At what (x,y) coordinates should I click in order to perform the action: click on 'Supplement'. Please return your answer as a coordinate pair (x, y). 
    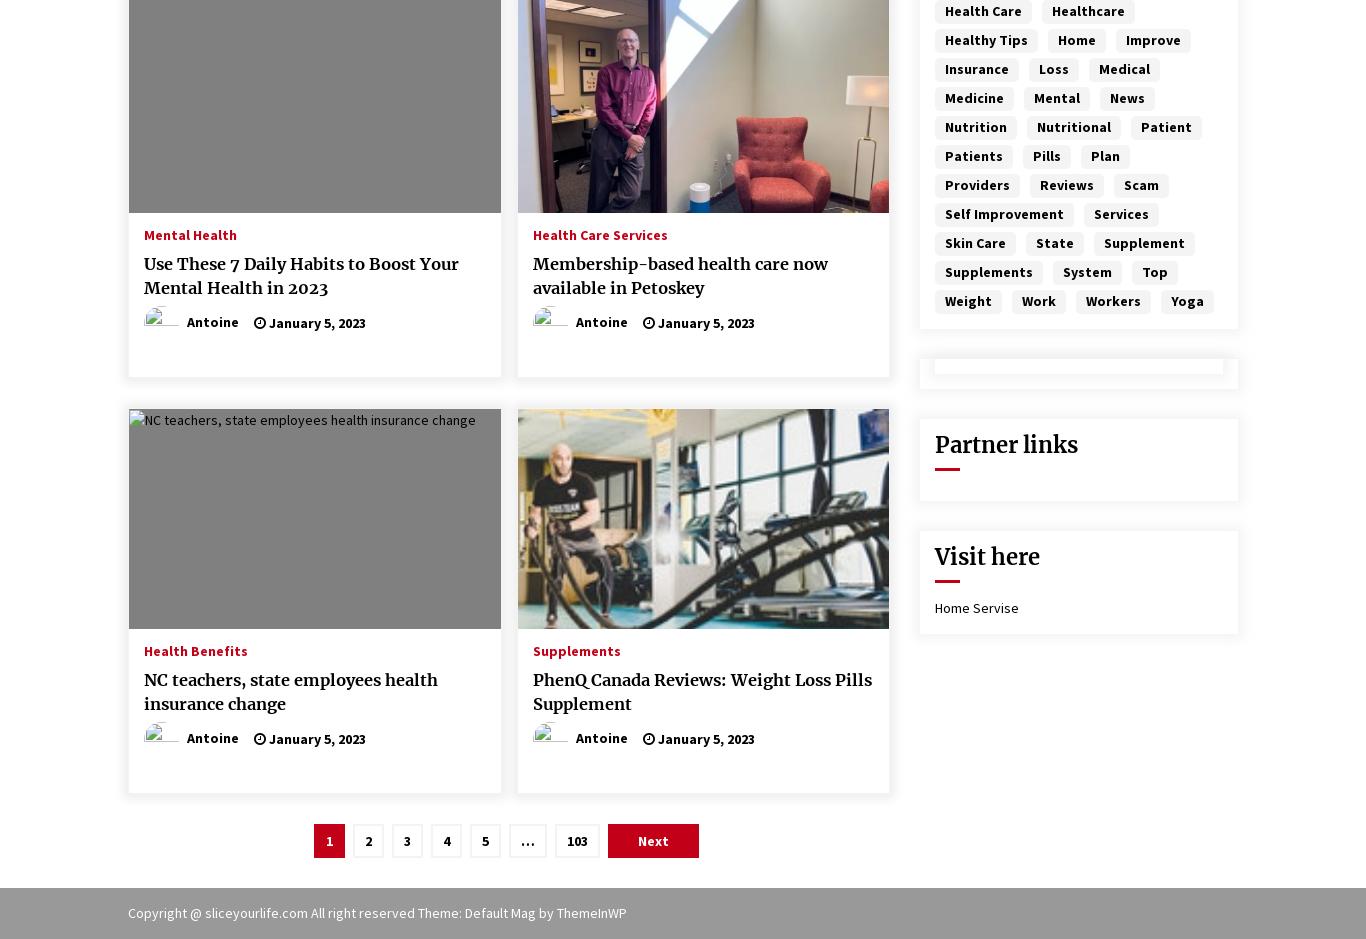
    Looking at the image, I should click on (1144, 243).